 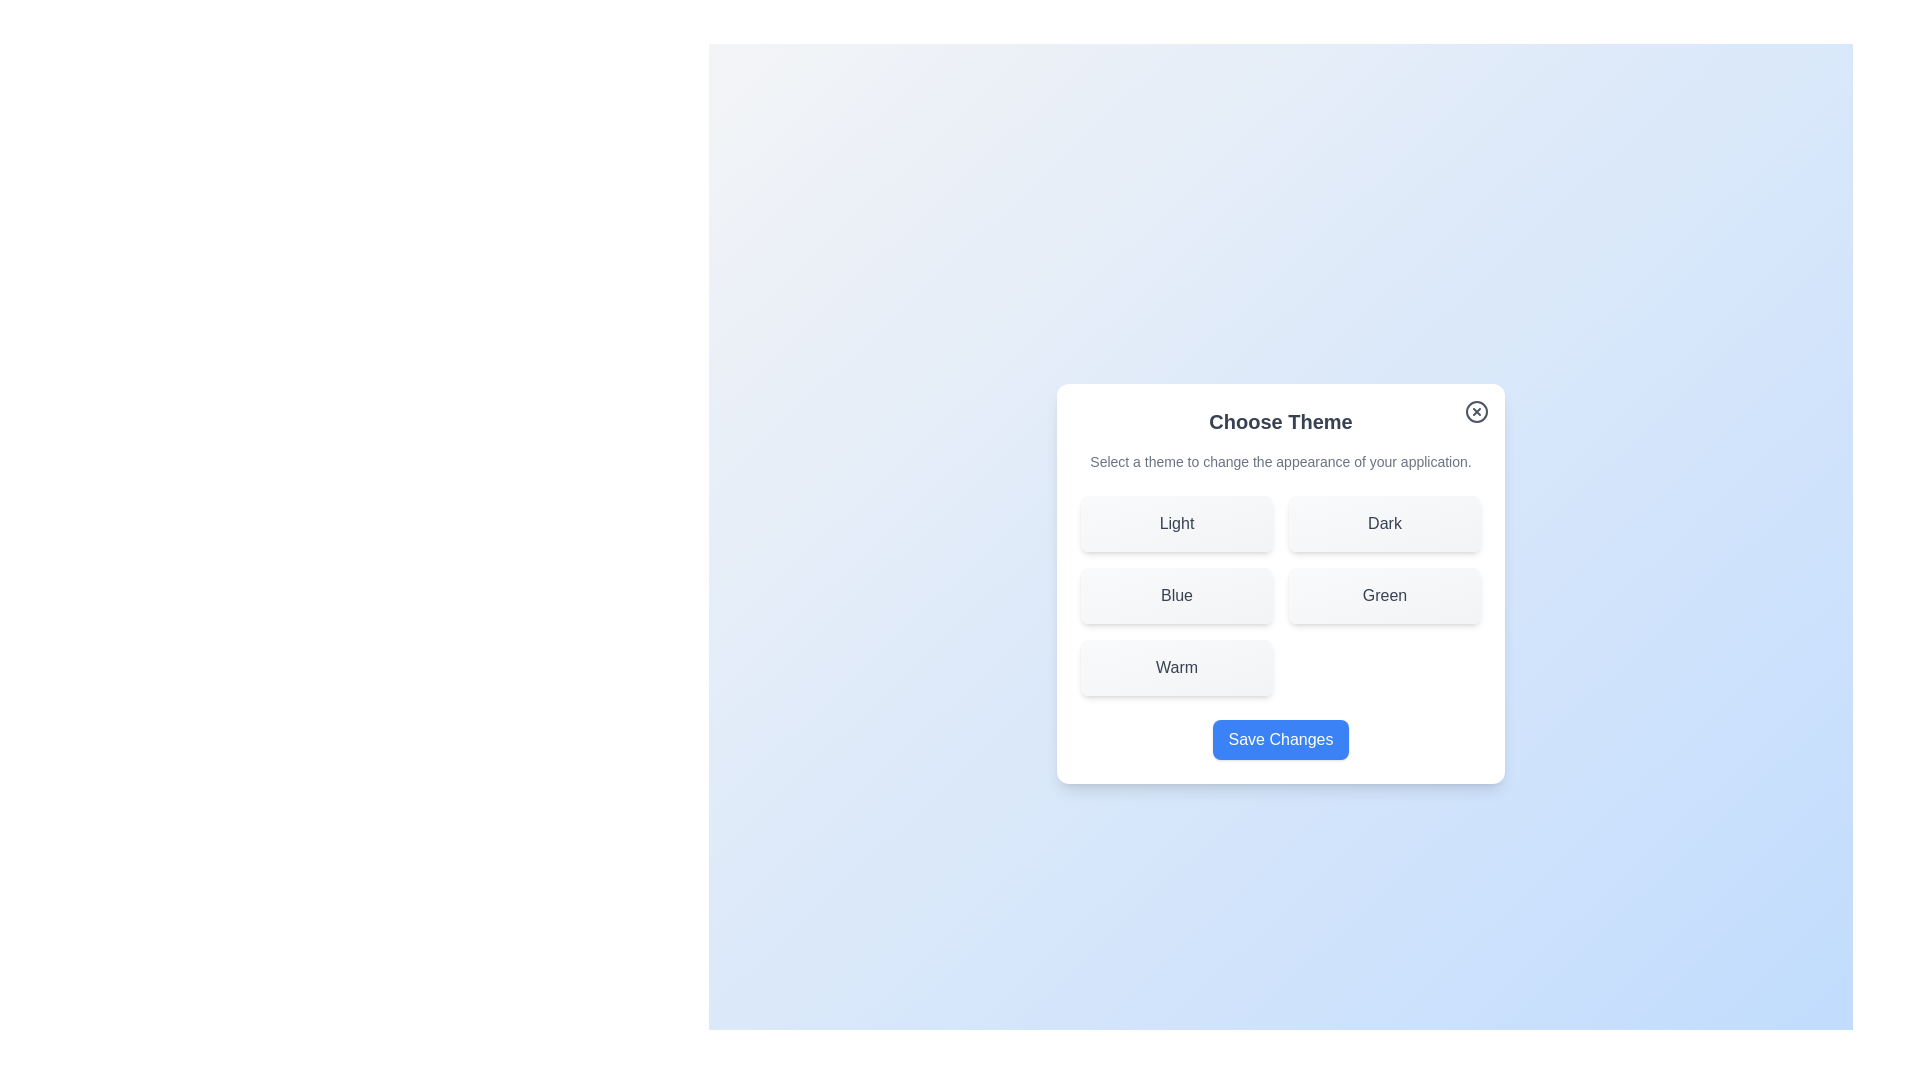 What do you see at coordinates (1176, 523) in the screenshot?
I see `the theme Light by clicking its corresponding button` at bounding box center [1176, 523].